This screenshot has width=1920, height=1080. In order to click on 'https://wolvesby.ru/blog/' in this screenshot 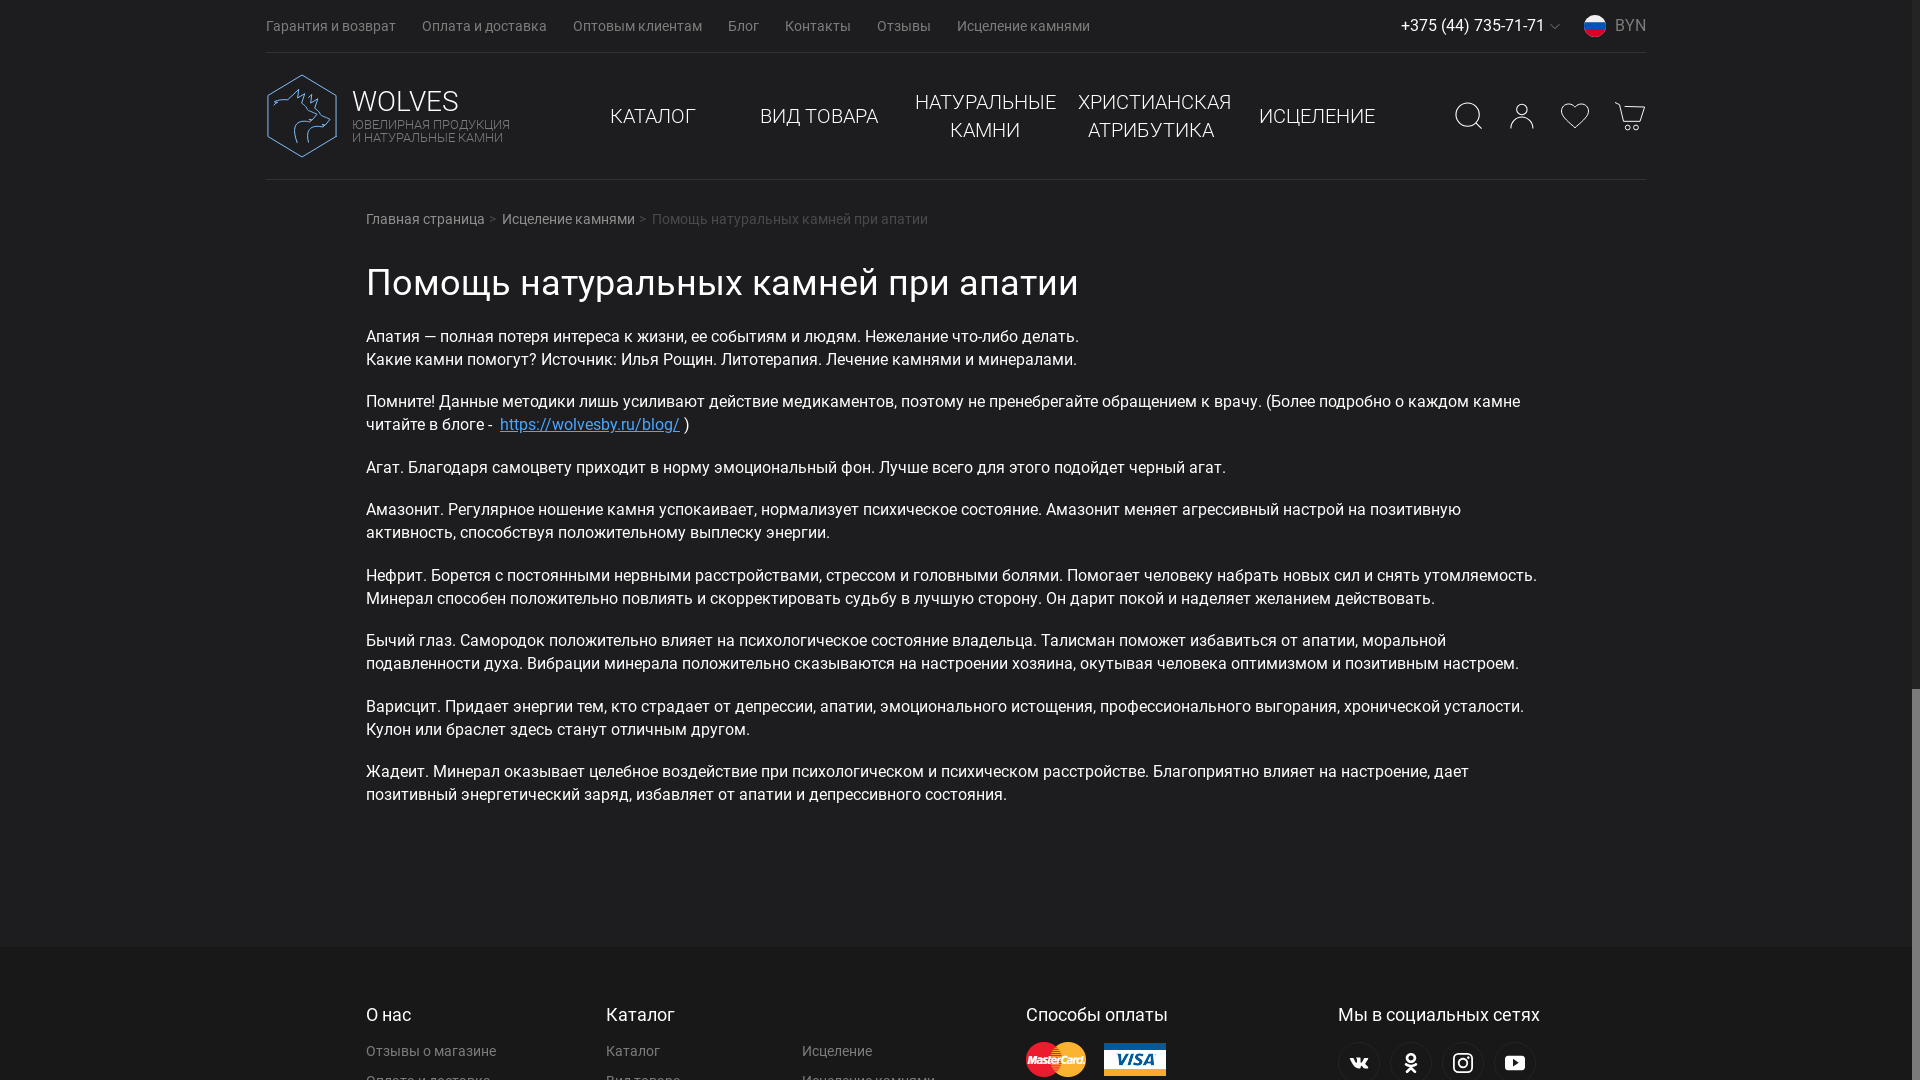, I will do `click(589, 423)`.